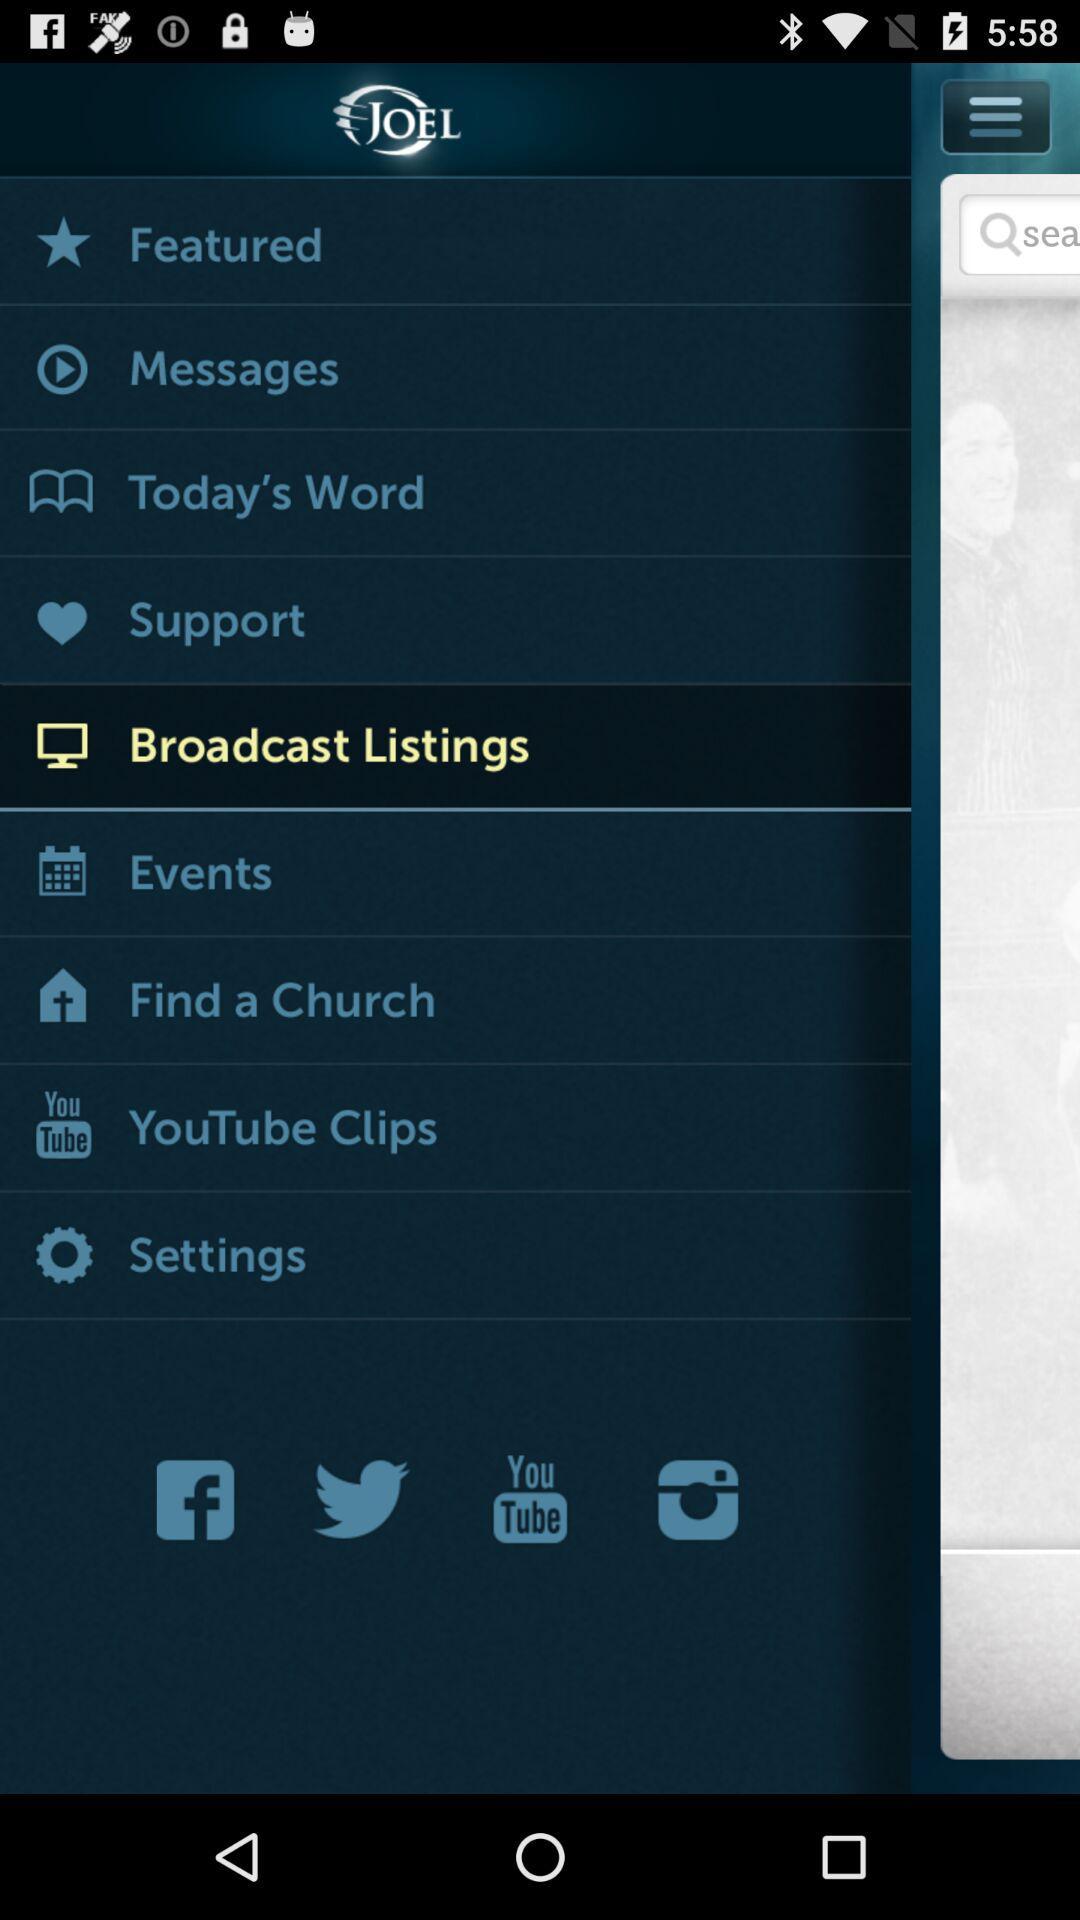 The image size is (1080, 1920). I want to click on facebook, so click(201, 1499).